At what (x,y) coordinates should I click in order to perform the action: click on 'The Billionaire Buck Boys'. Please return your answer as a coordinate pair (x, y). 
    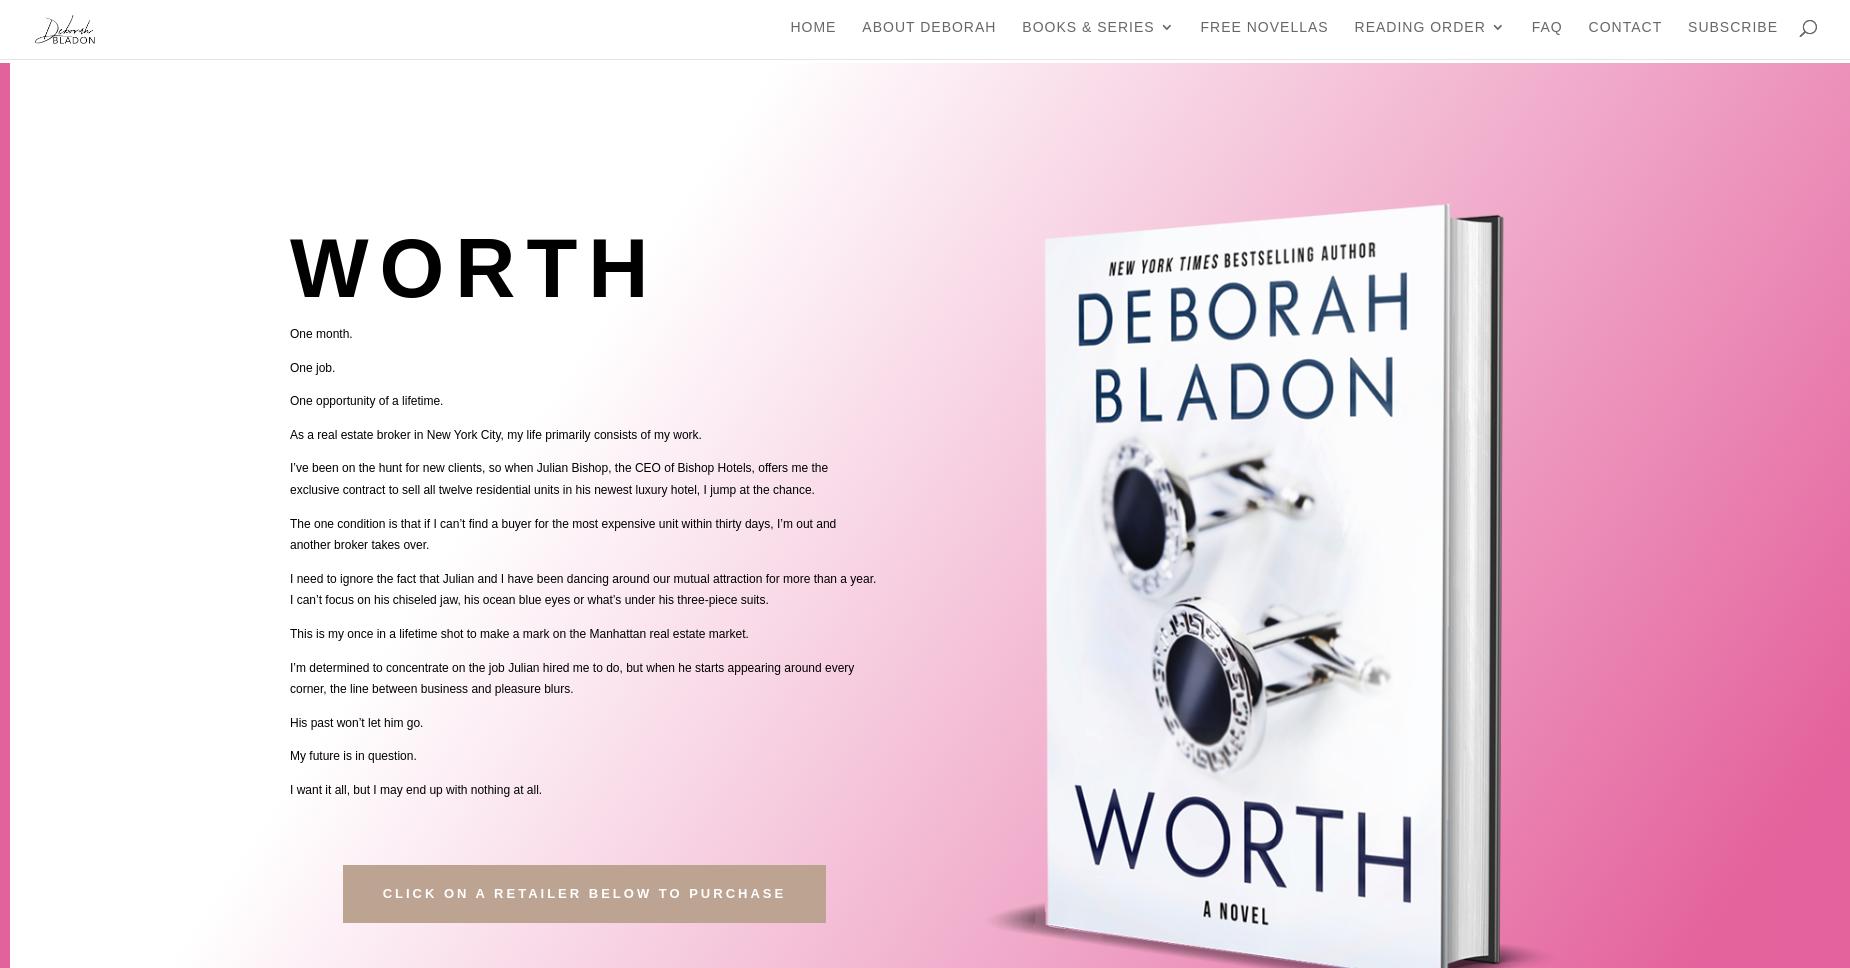
    Looking at the image, I should click on (1301, 121).